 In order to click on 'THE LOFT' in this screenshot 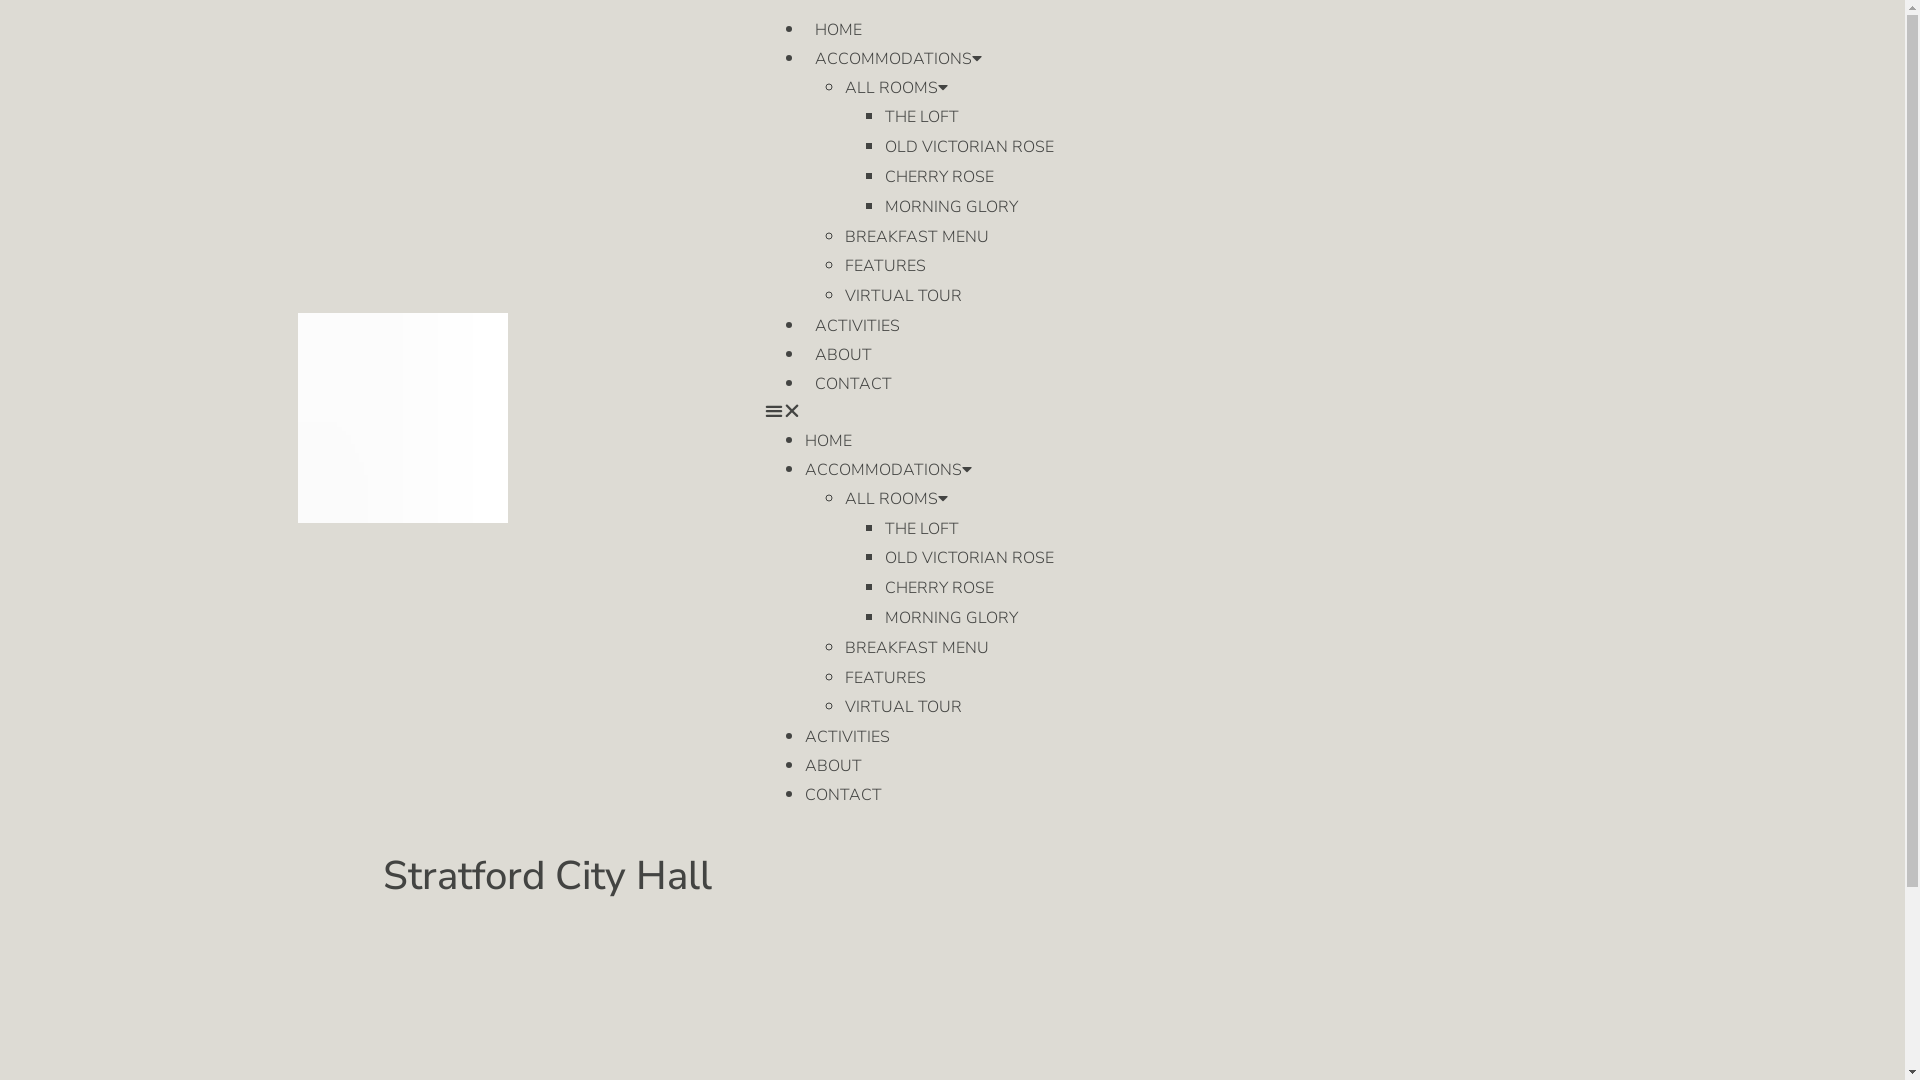, I will do `click(920, 527)`.